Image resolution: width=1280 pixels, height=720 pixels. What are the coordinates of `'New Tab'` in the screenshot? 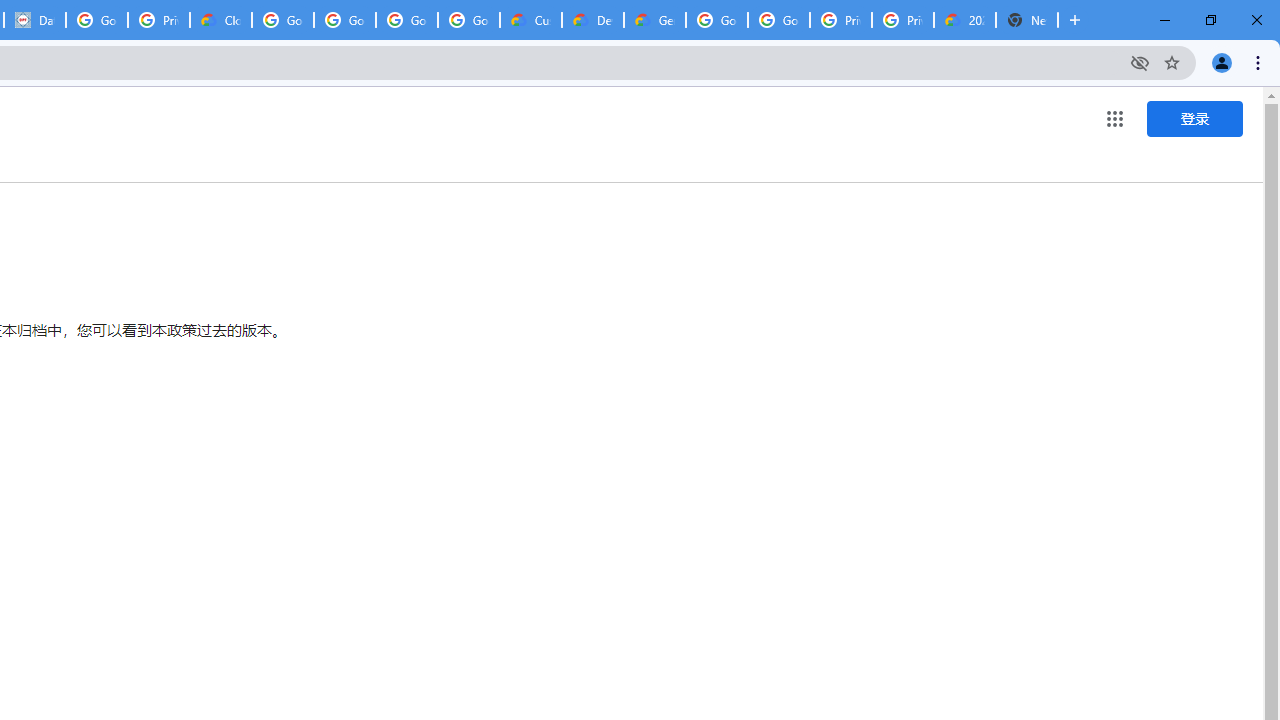 It's located at (1027, 20).